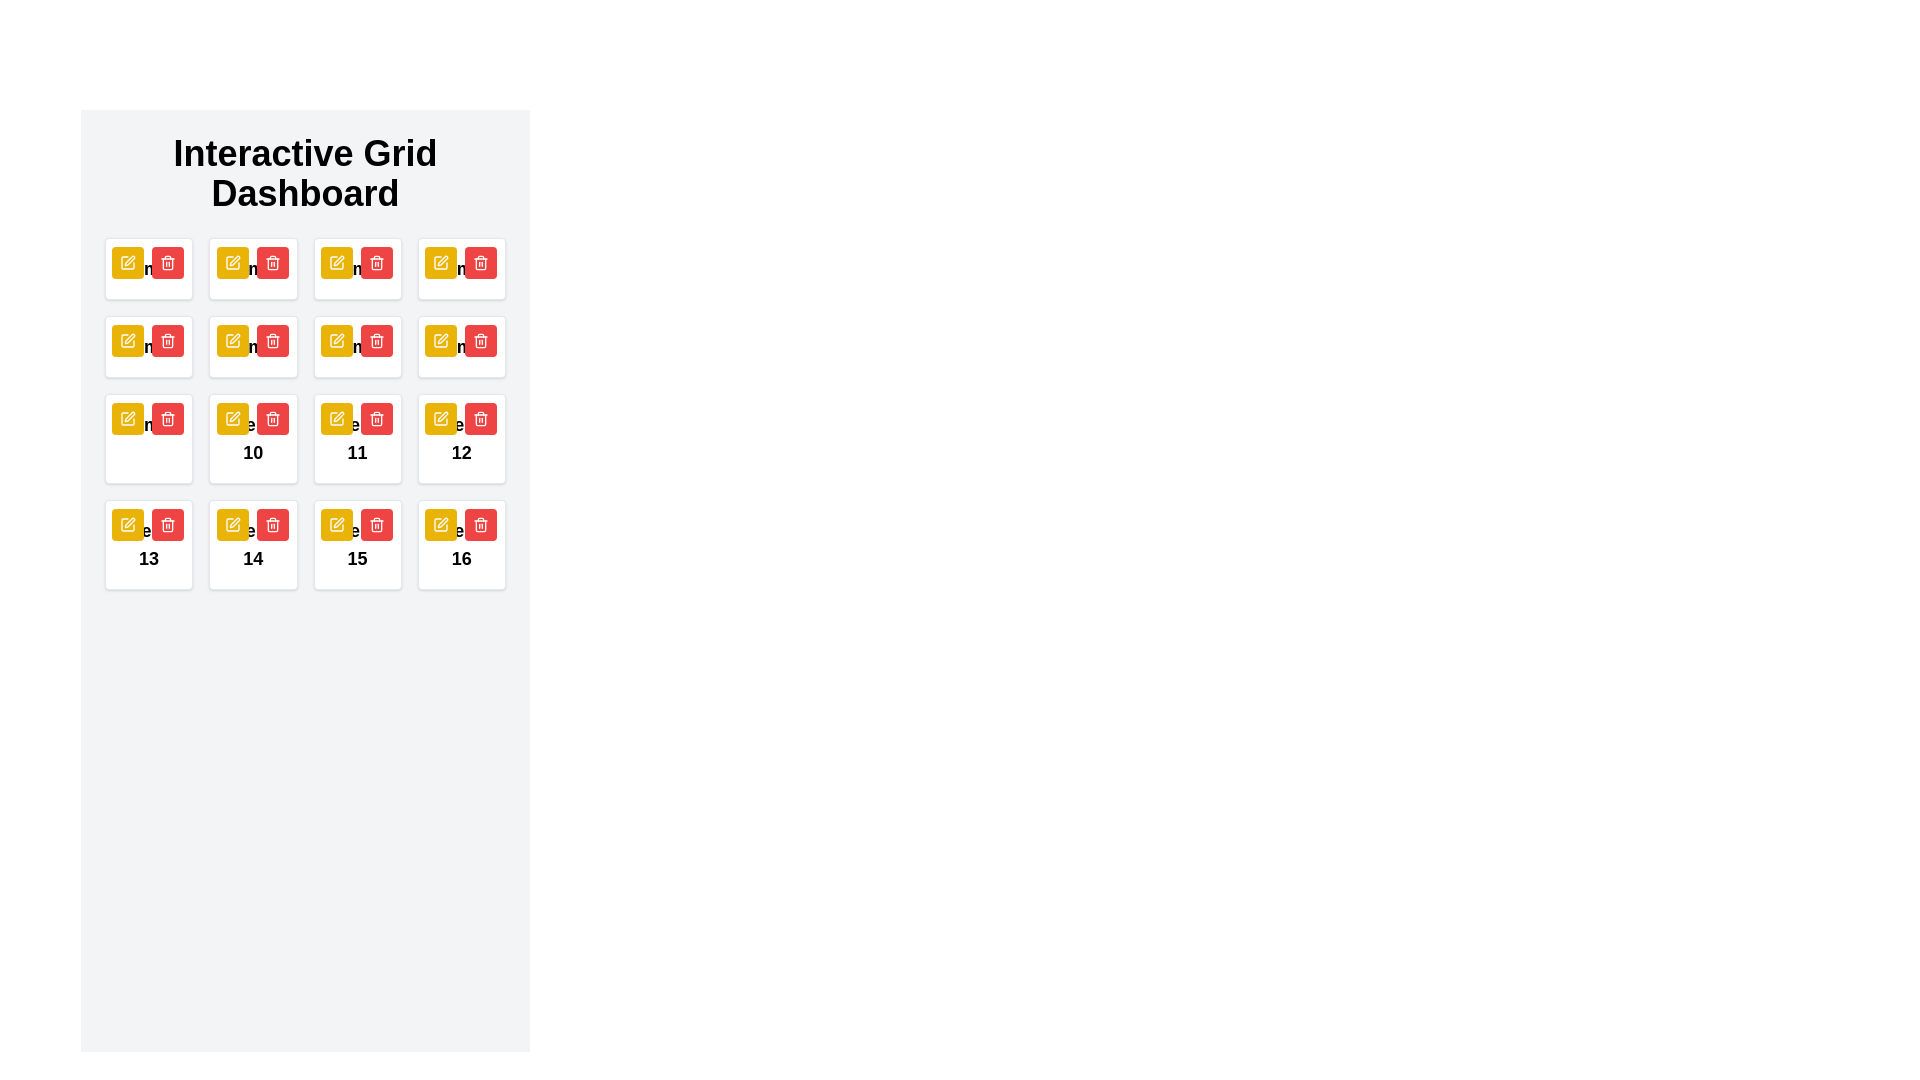 The width and height of the screenshot is (1920, 1080). Describe the element at coordinates (304, 172) in the screenshot. I see `the header text label that serves as the title for the grid dashboard, positioned at the top center of the interface` at that location.